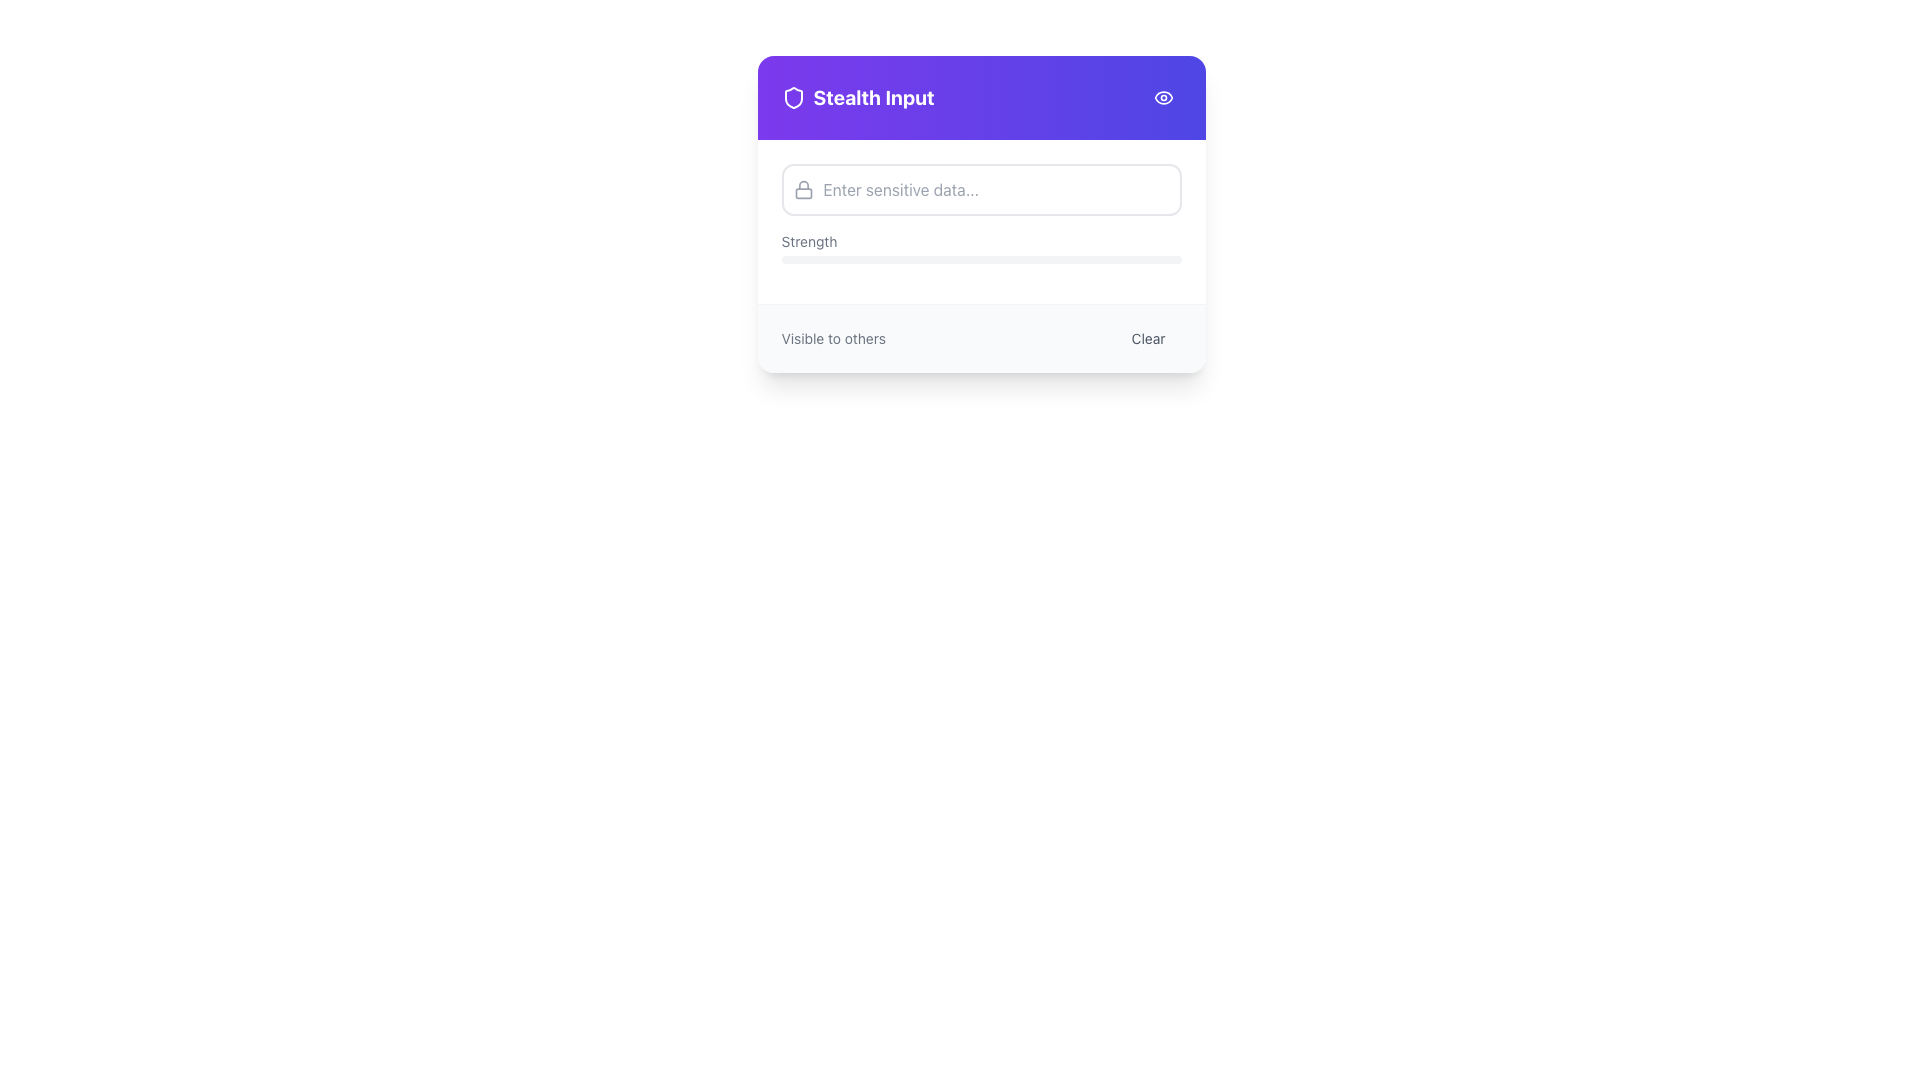  Describe the element at coordinates (833, 338) in the screenshot. I see `the static text label providing informational context about the visibility status of associated data, located on the left side near the bottom of the interface` at that location.